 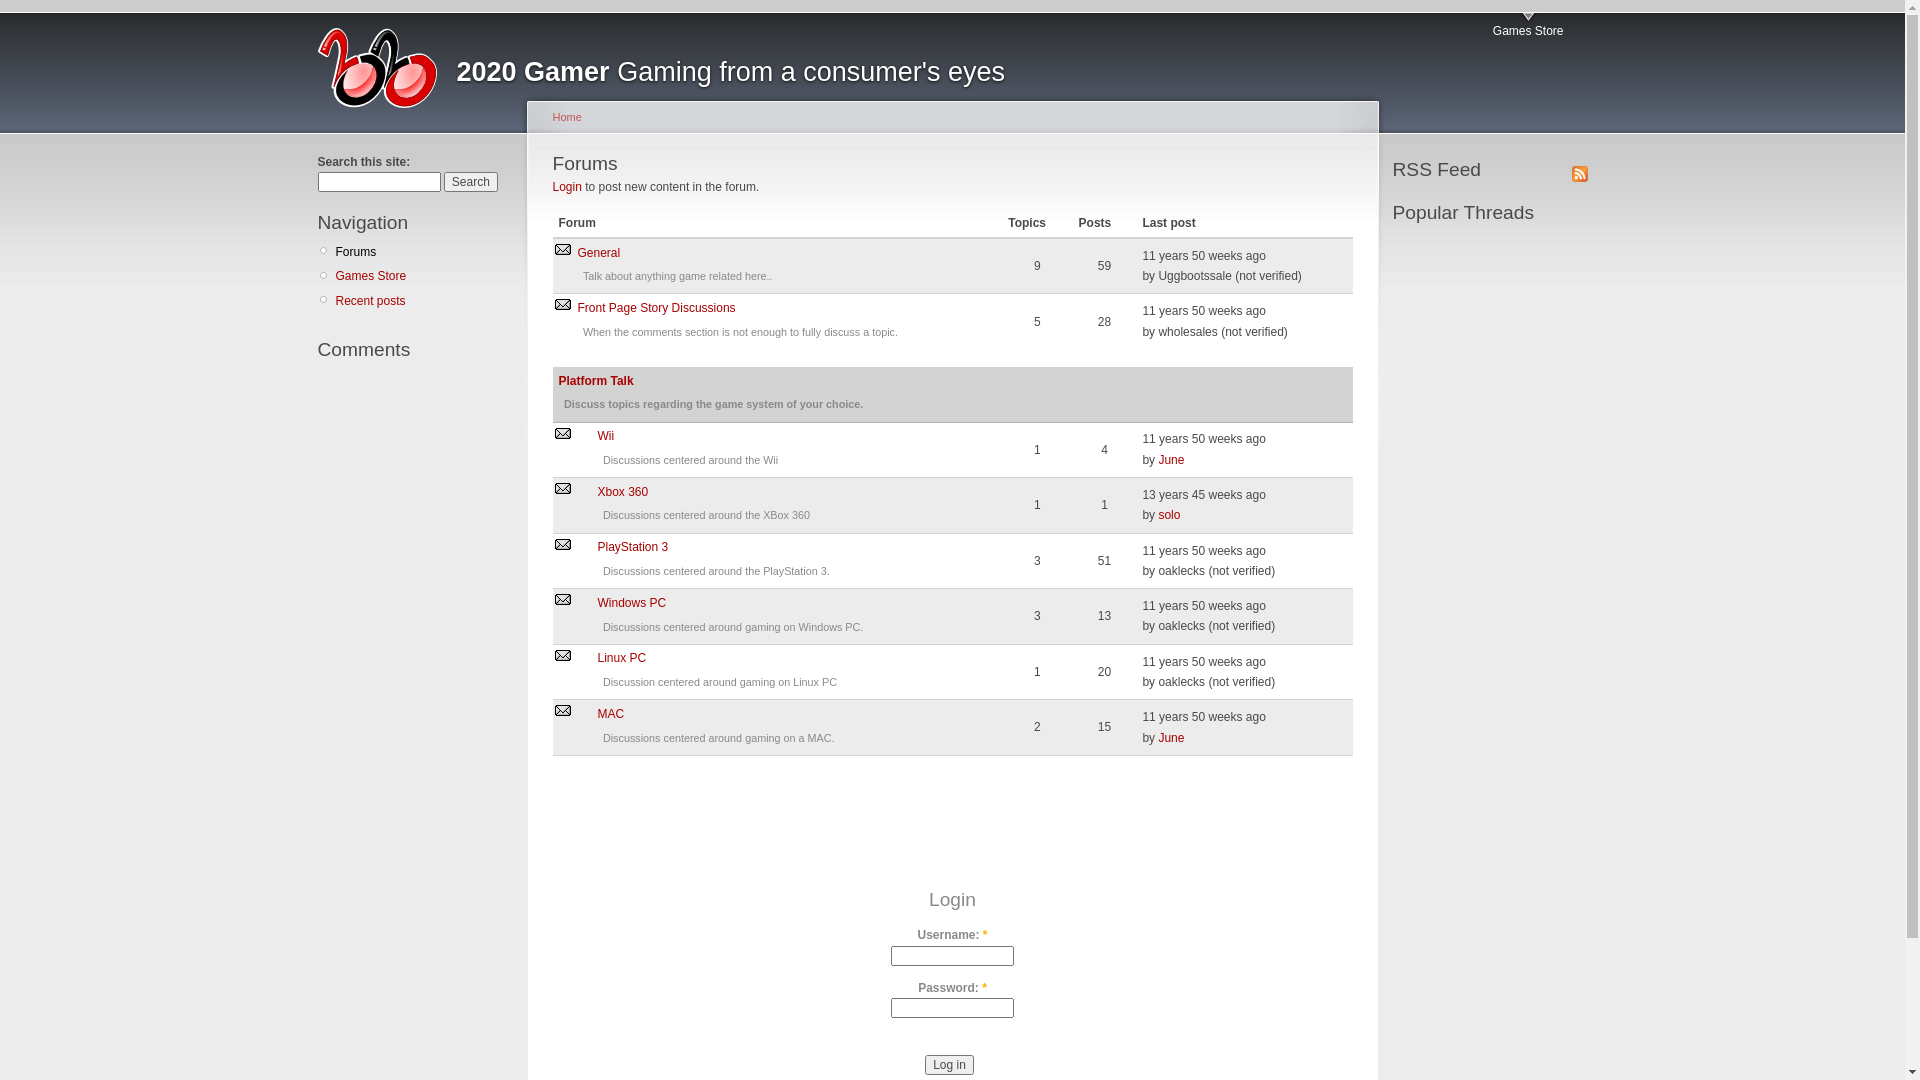 I want to click on 'Platform Talk', so click(x=594, y=381).